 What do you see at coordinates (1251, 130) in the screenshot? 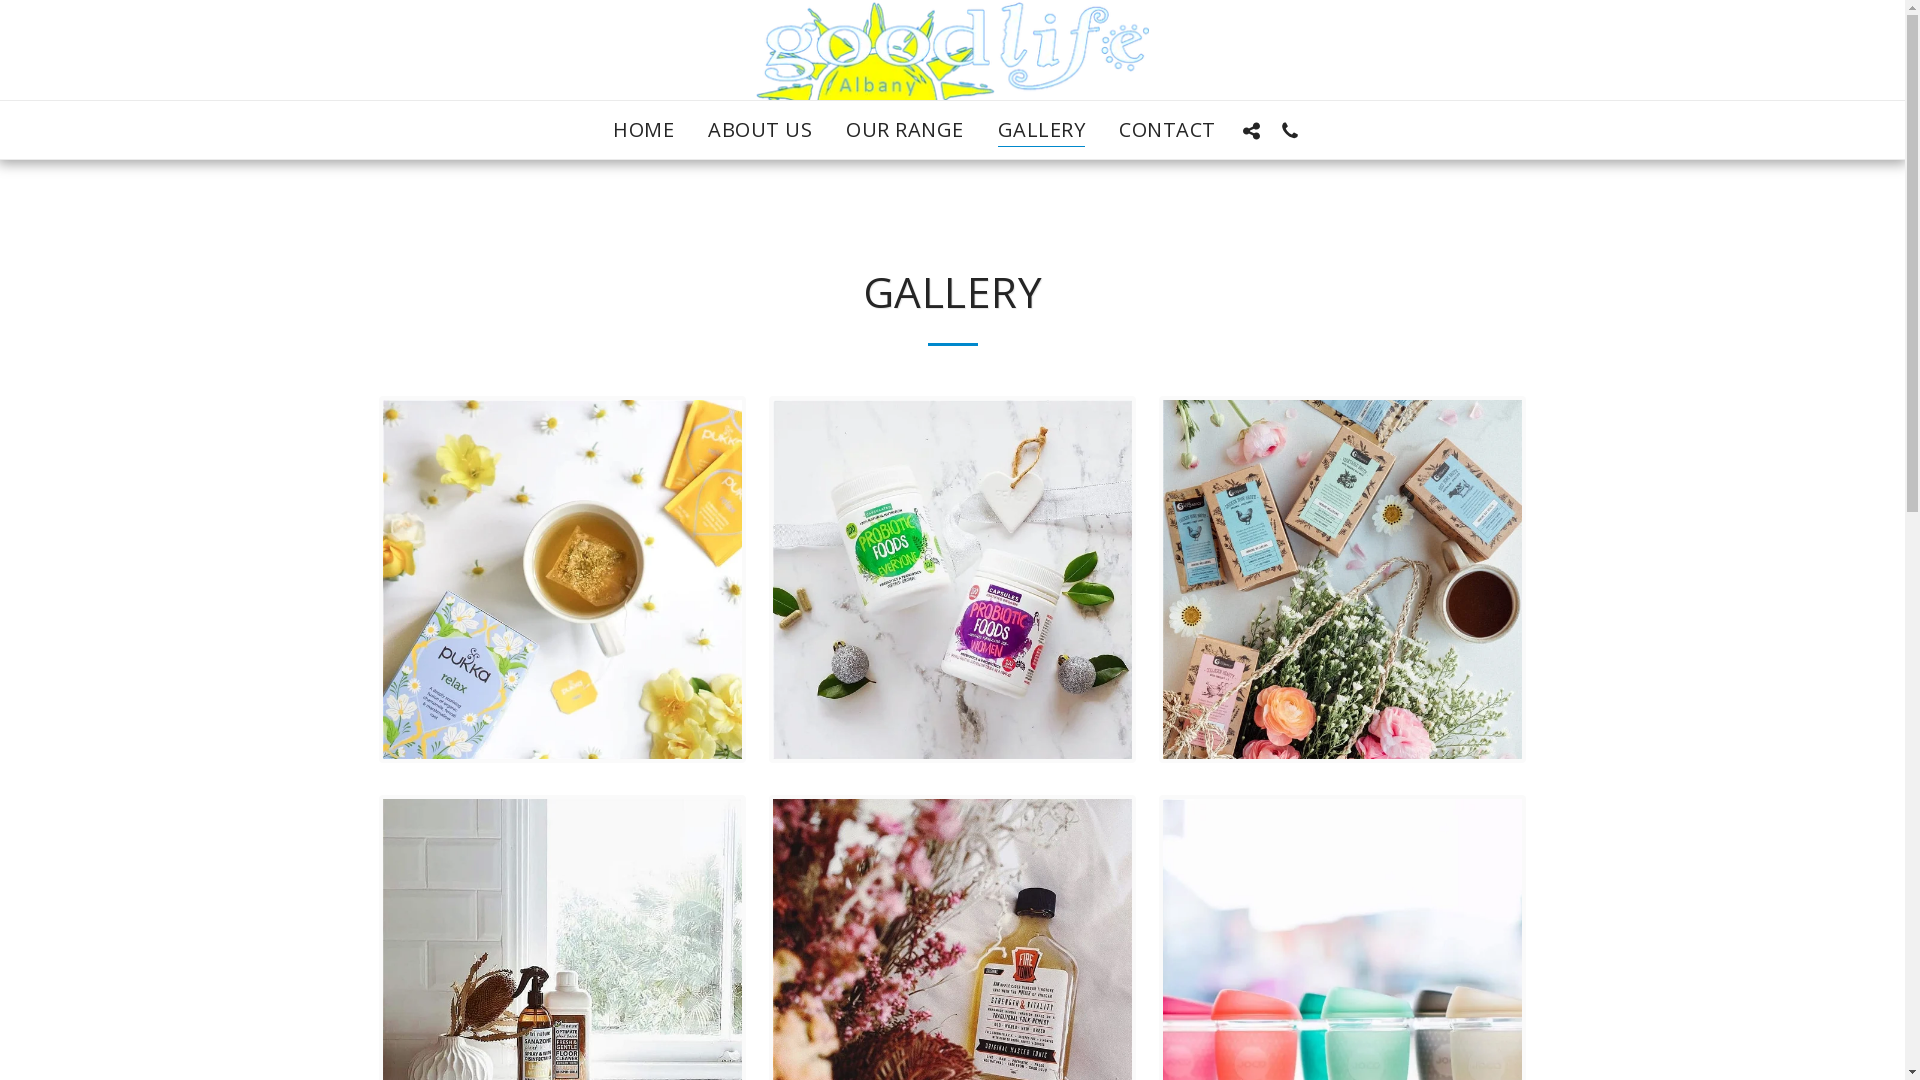
I see `' '` at bounding box center [1251, 130].